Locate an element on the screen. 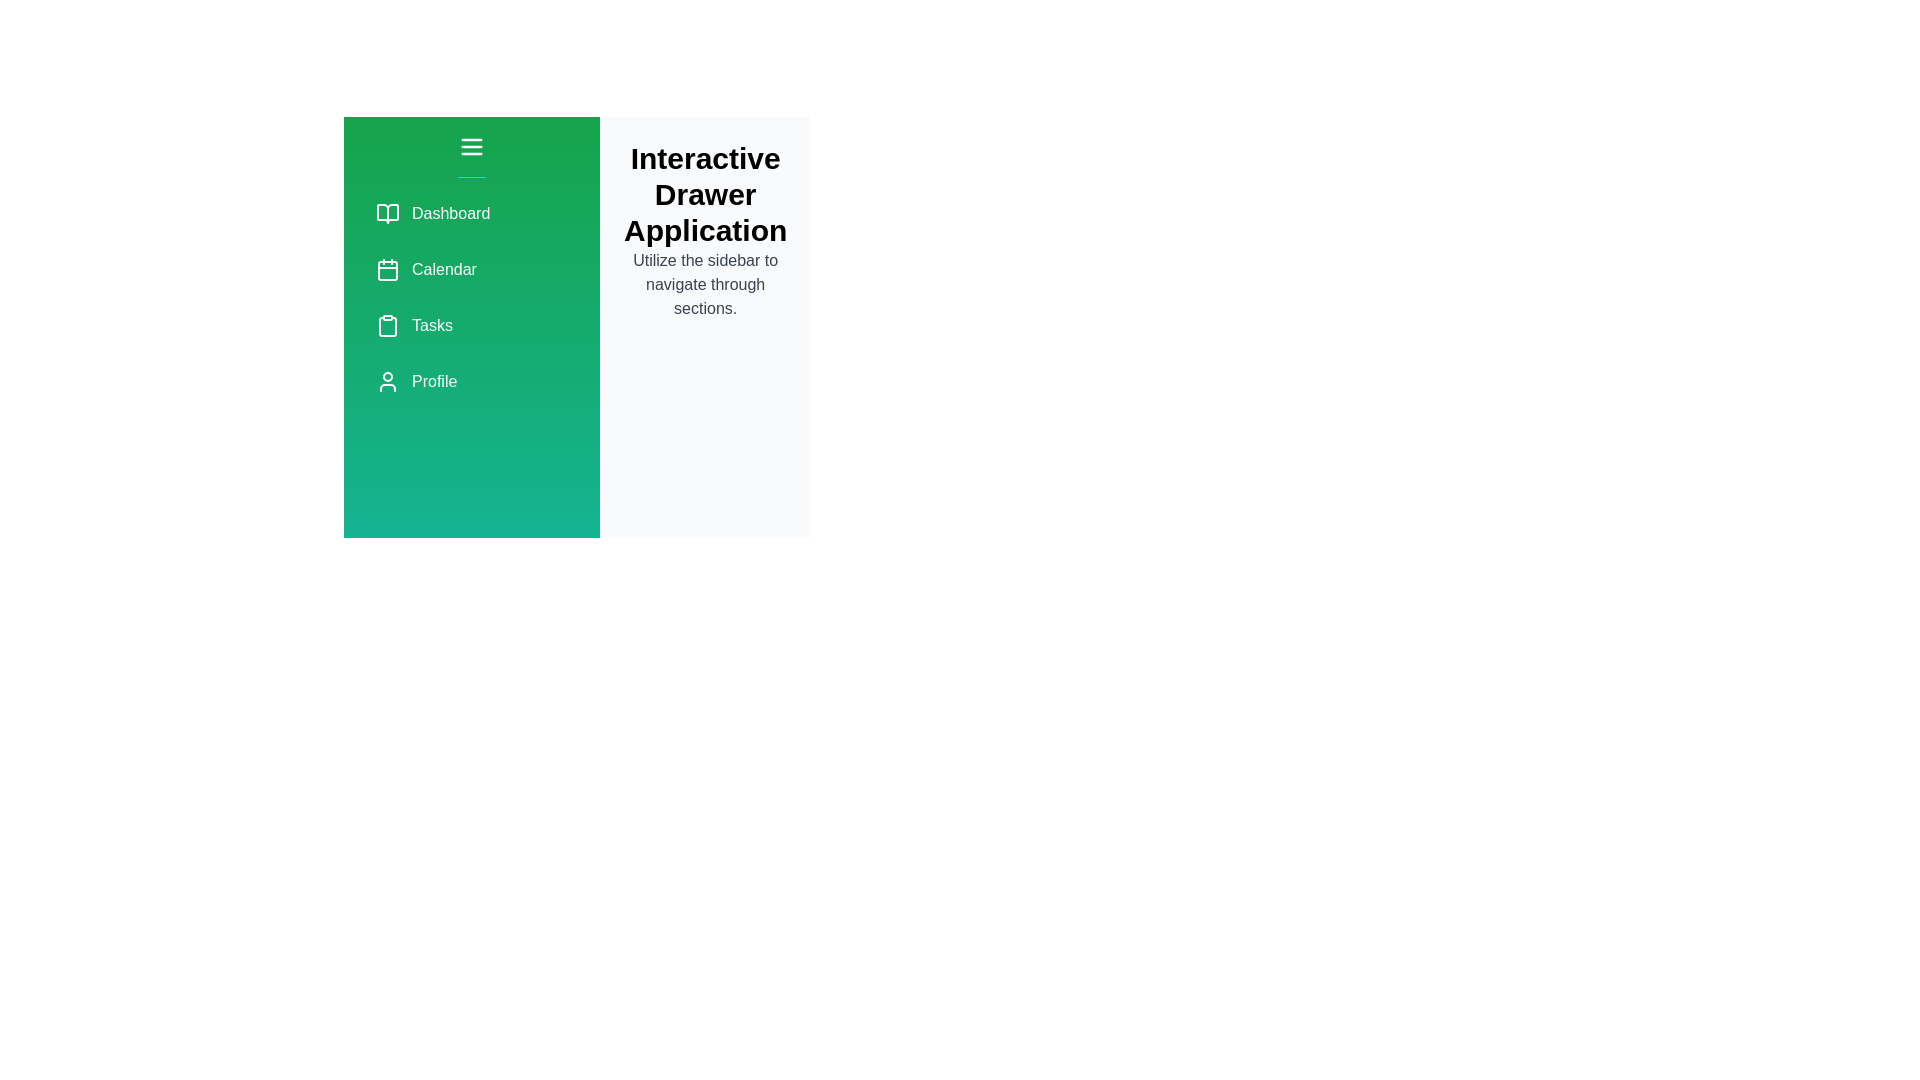  the menu item labeled Profile to preview its description is located at coordinates (470, 381).